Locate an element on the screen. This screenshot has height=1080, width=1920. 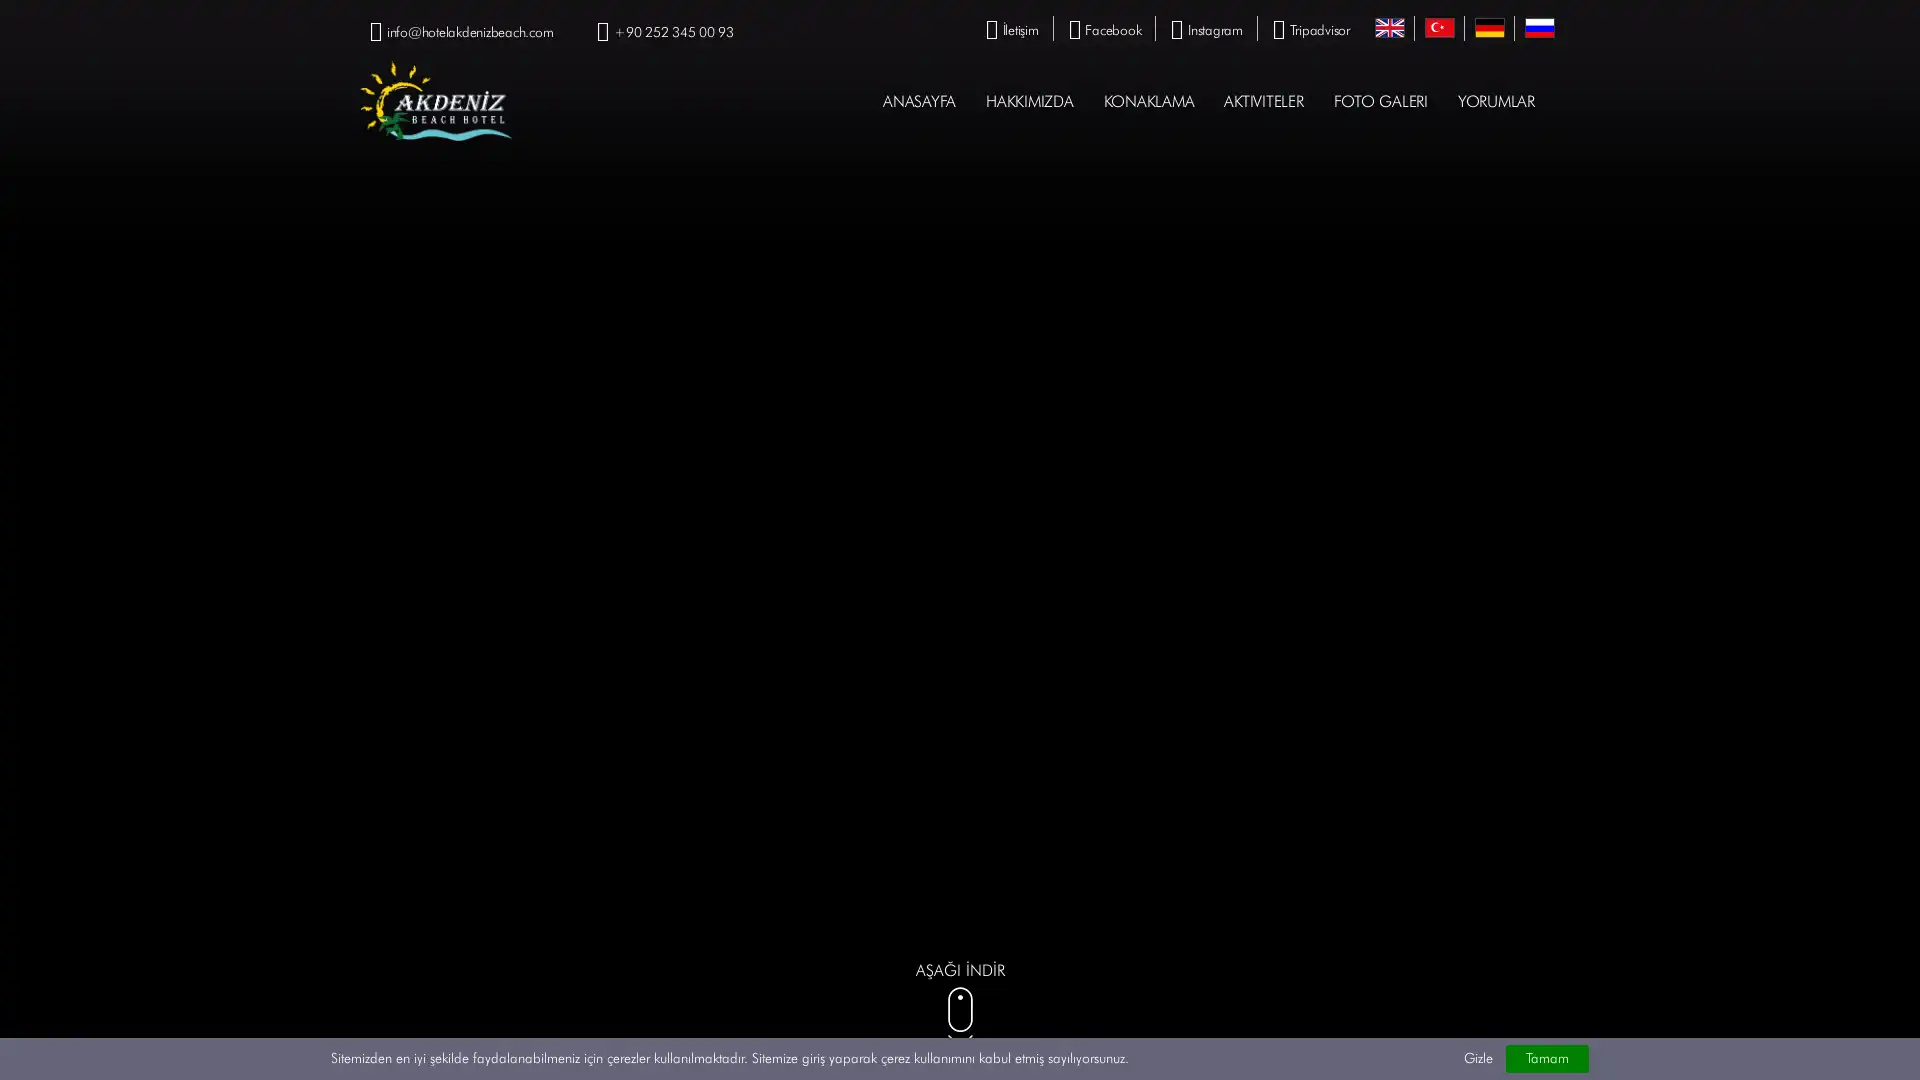
Gizle is located at coordinates (1477, 1058).